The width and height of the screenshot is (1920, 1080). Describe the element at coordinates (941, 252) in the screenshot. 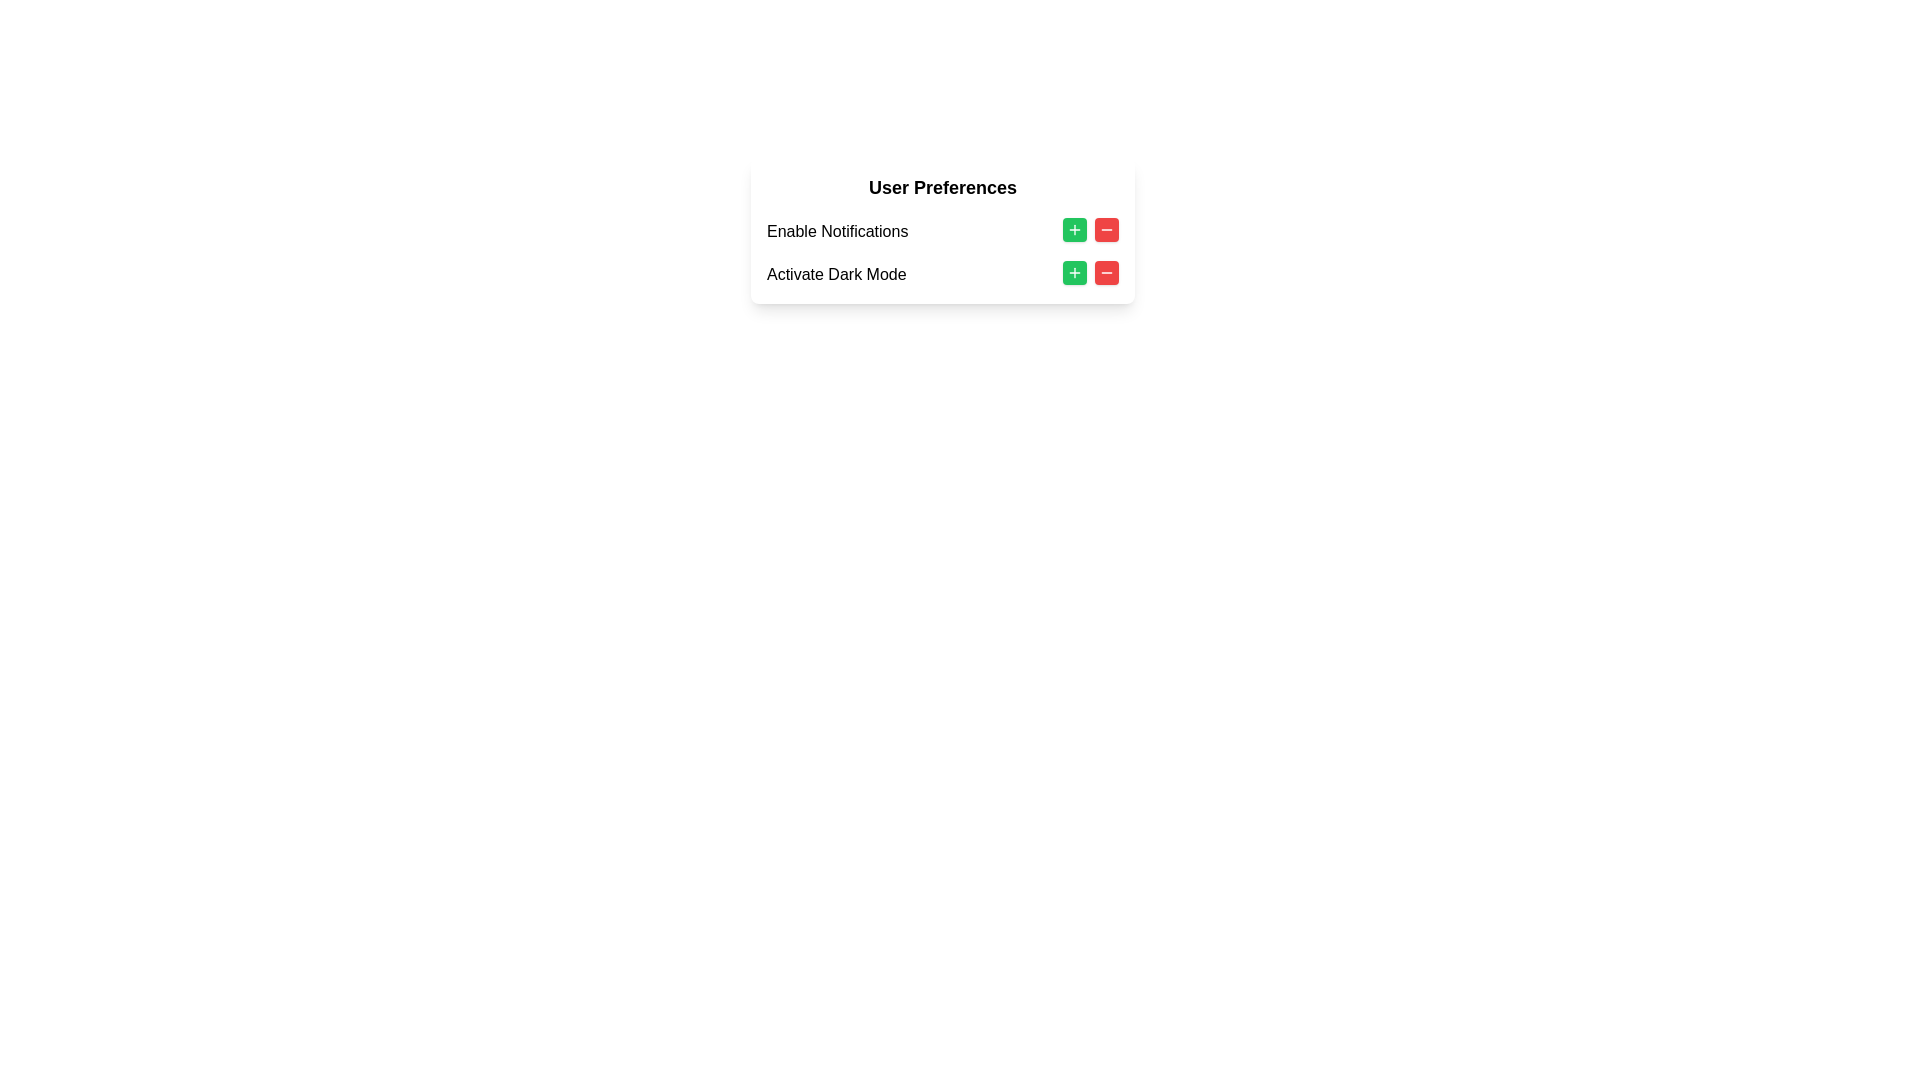

I see `the 'Enable Notifications' option for keyboard interaction` at that location.